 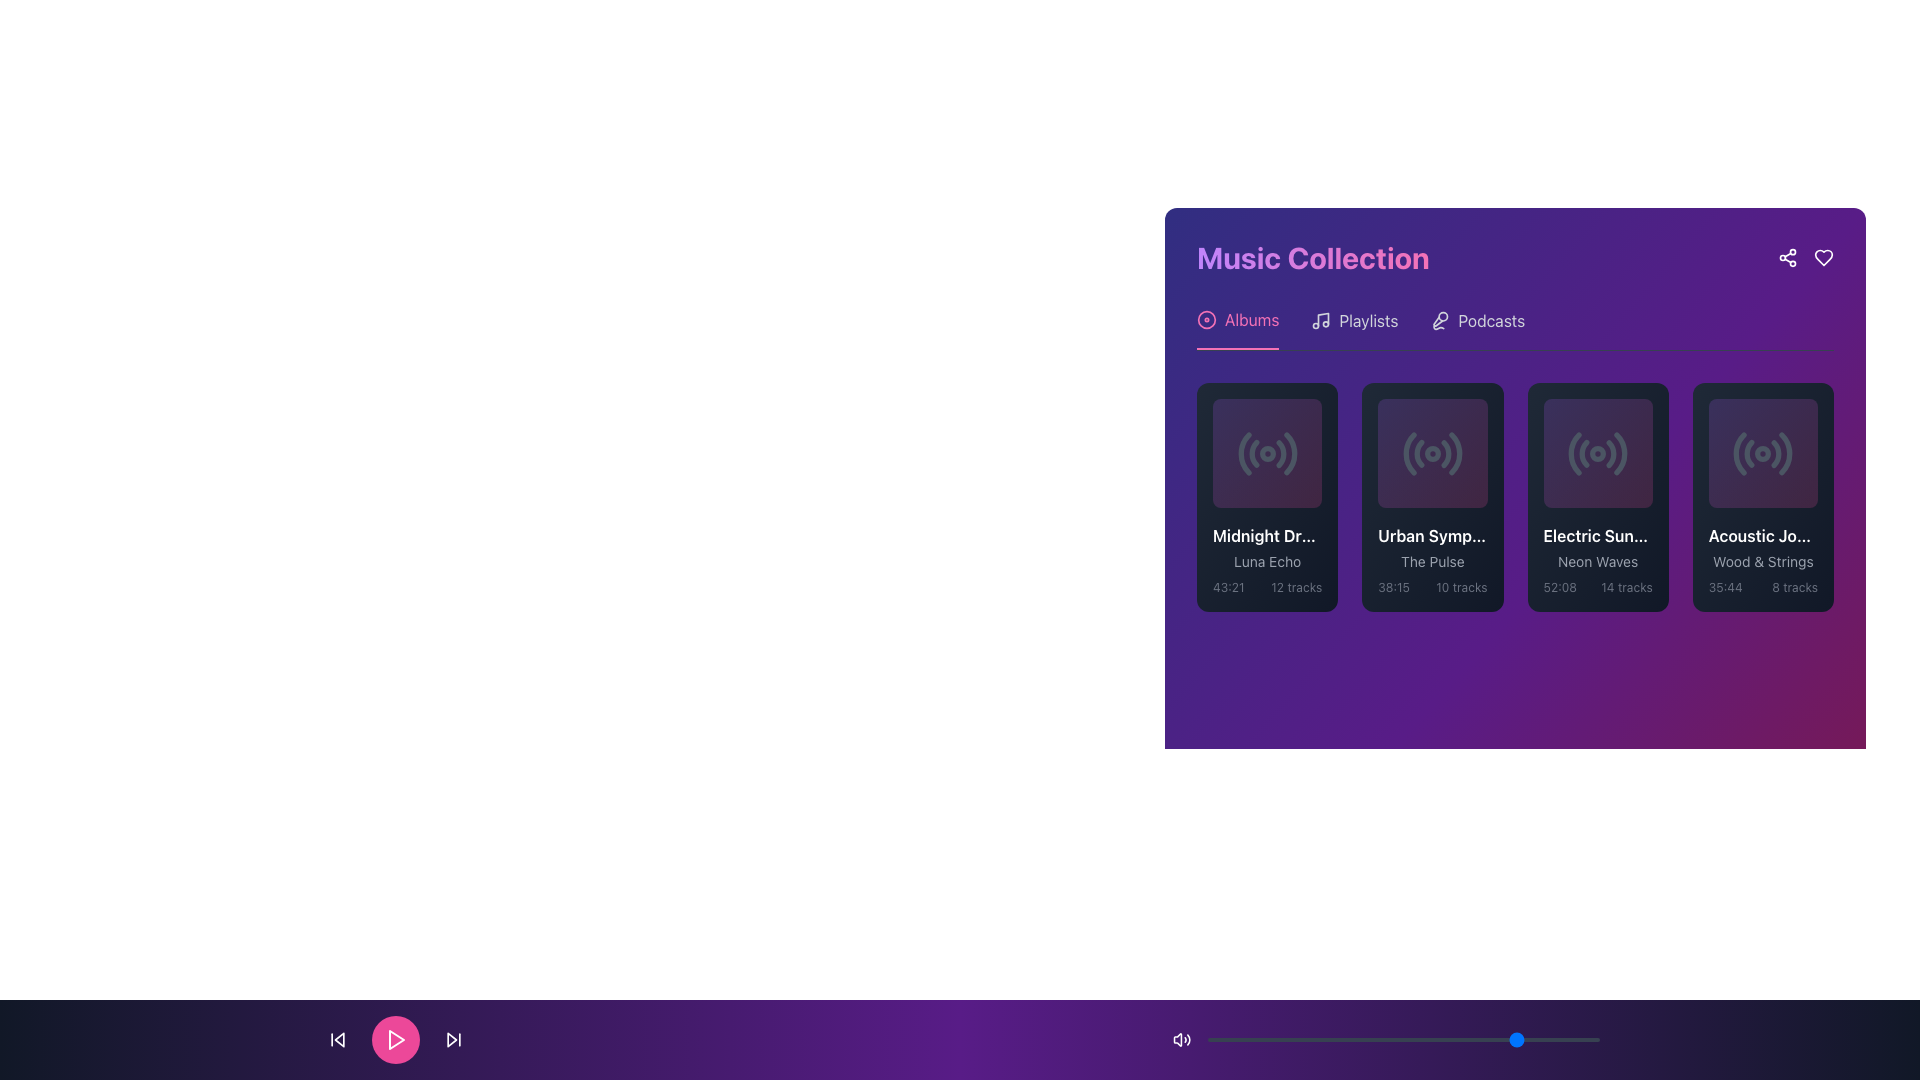 What do you see at coordinates (1597, 562) in the screenshot?
I see `the text label displaying the track name in the lower section of the third album card from the left in the 'Music Collection' section to trigger a tooltip` at bounding box center [1597, 562].